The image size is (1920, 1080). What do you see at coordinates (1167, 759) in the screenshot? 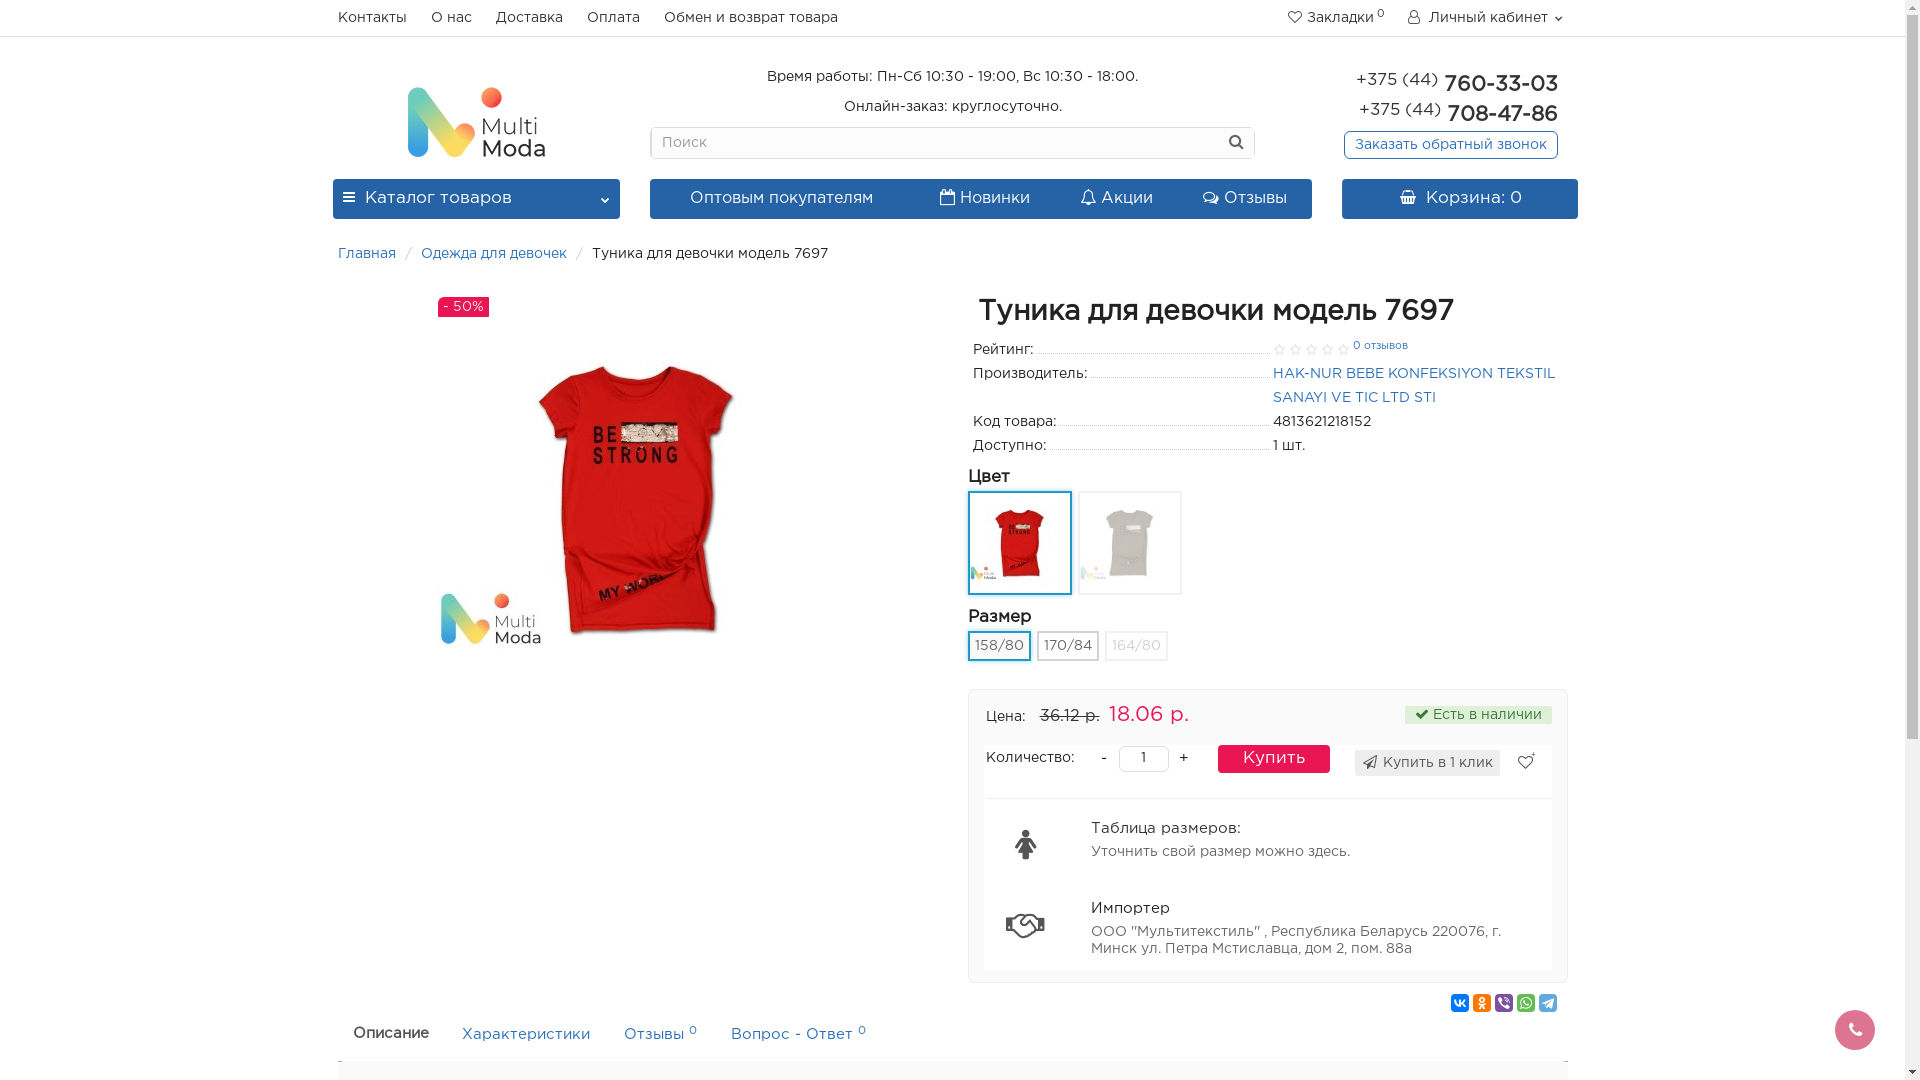
I see `'+'` at bounding box center [1167, 759].